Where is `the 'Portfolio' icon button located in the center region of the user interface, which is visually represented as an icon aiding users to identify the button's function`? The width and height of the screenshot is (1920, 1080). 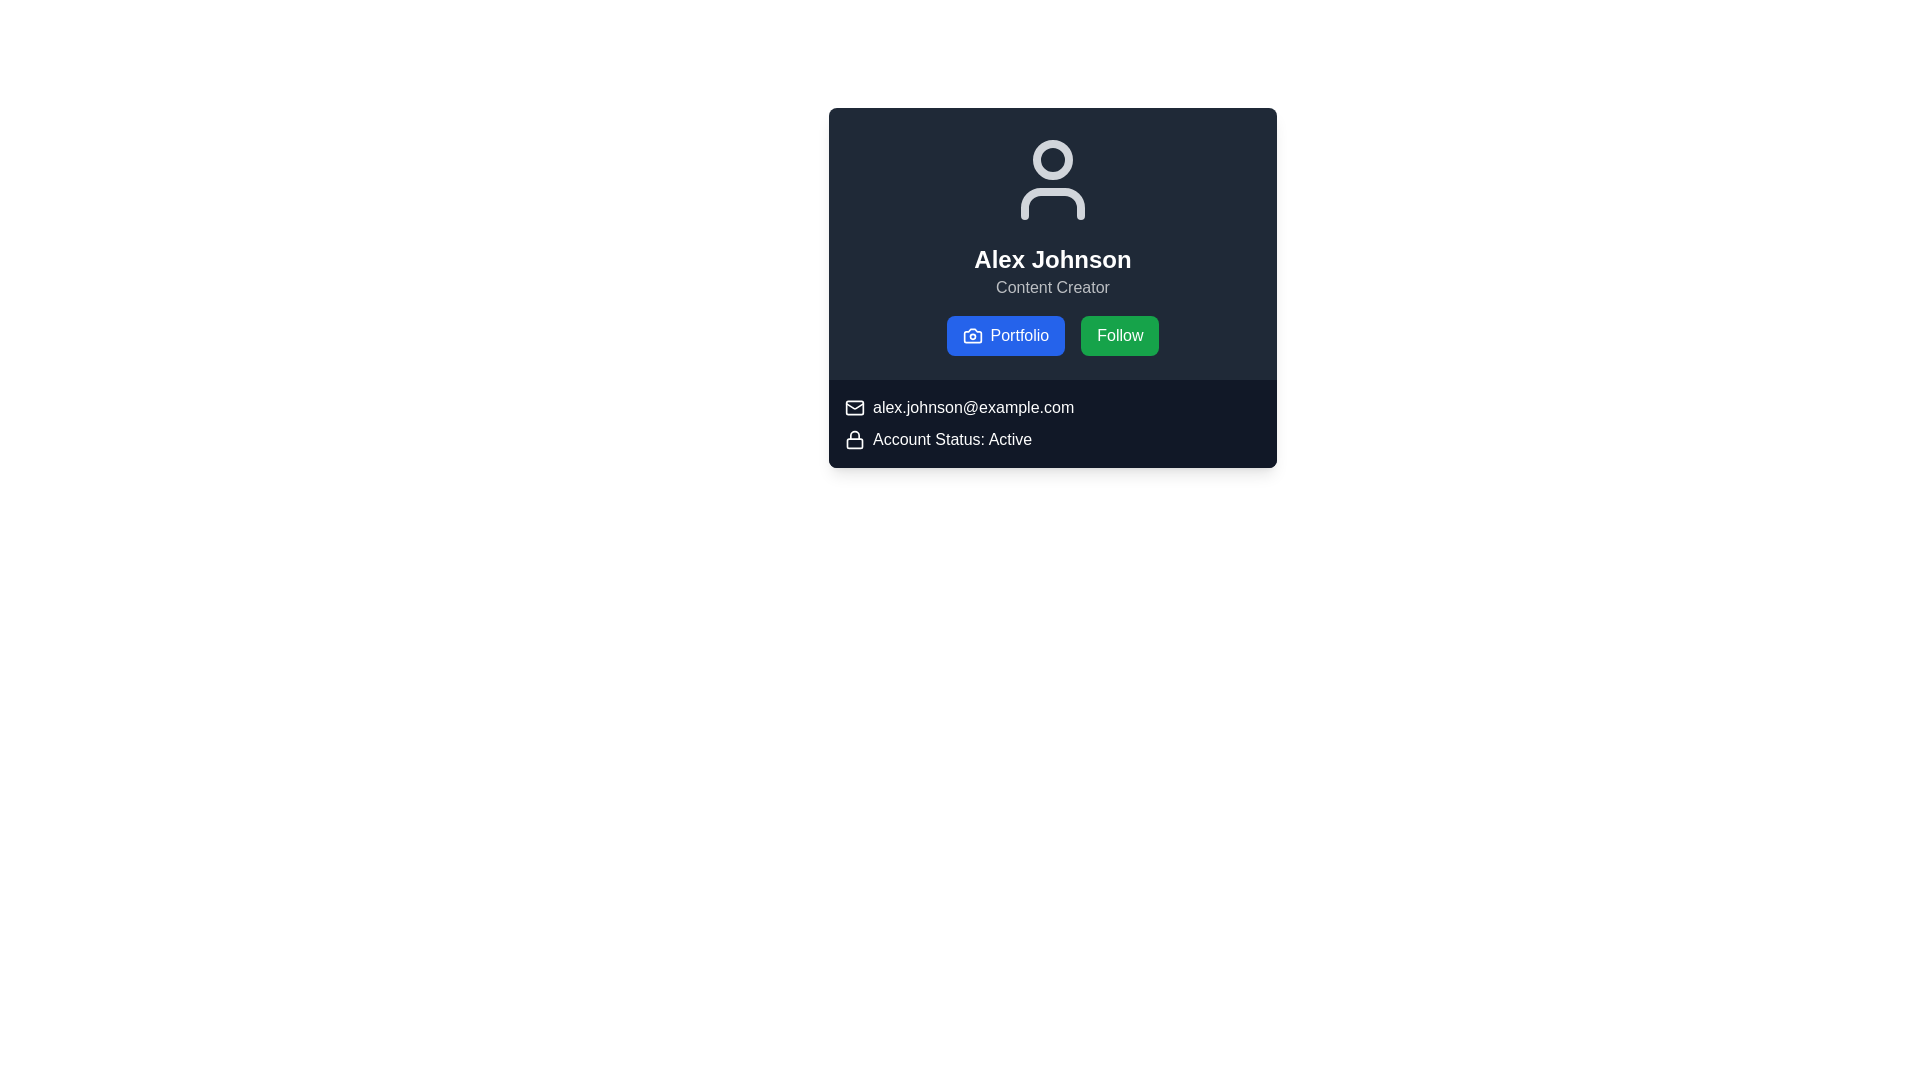
the 'Portfolio' icon button located in the center region of the user interface, which is visually represented as an icon aiding users to identify the button's function is located at coordinates (972, 334).